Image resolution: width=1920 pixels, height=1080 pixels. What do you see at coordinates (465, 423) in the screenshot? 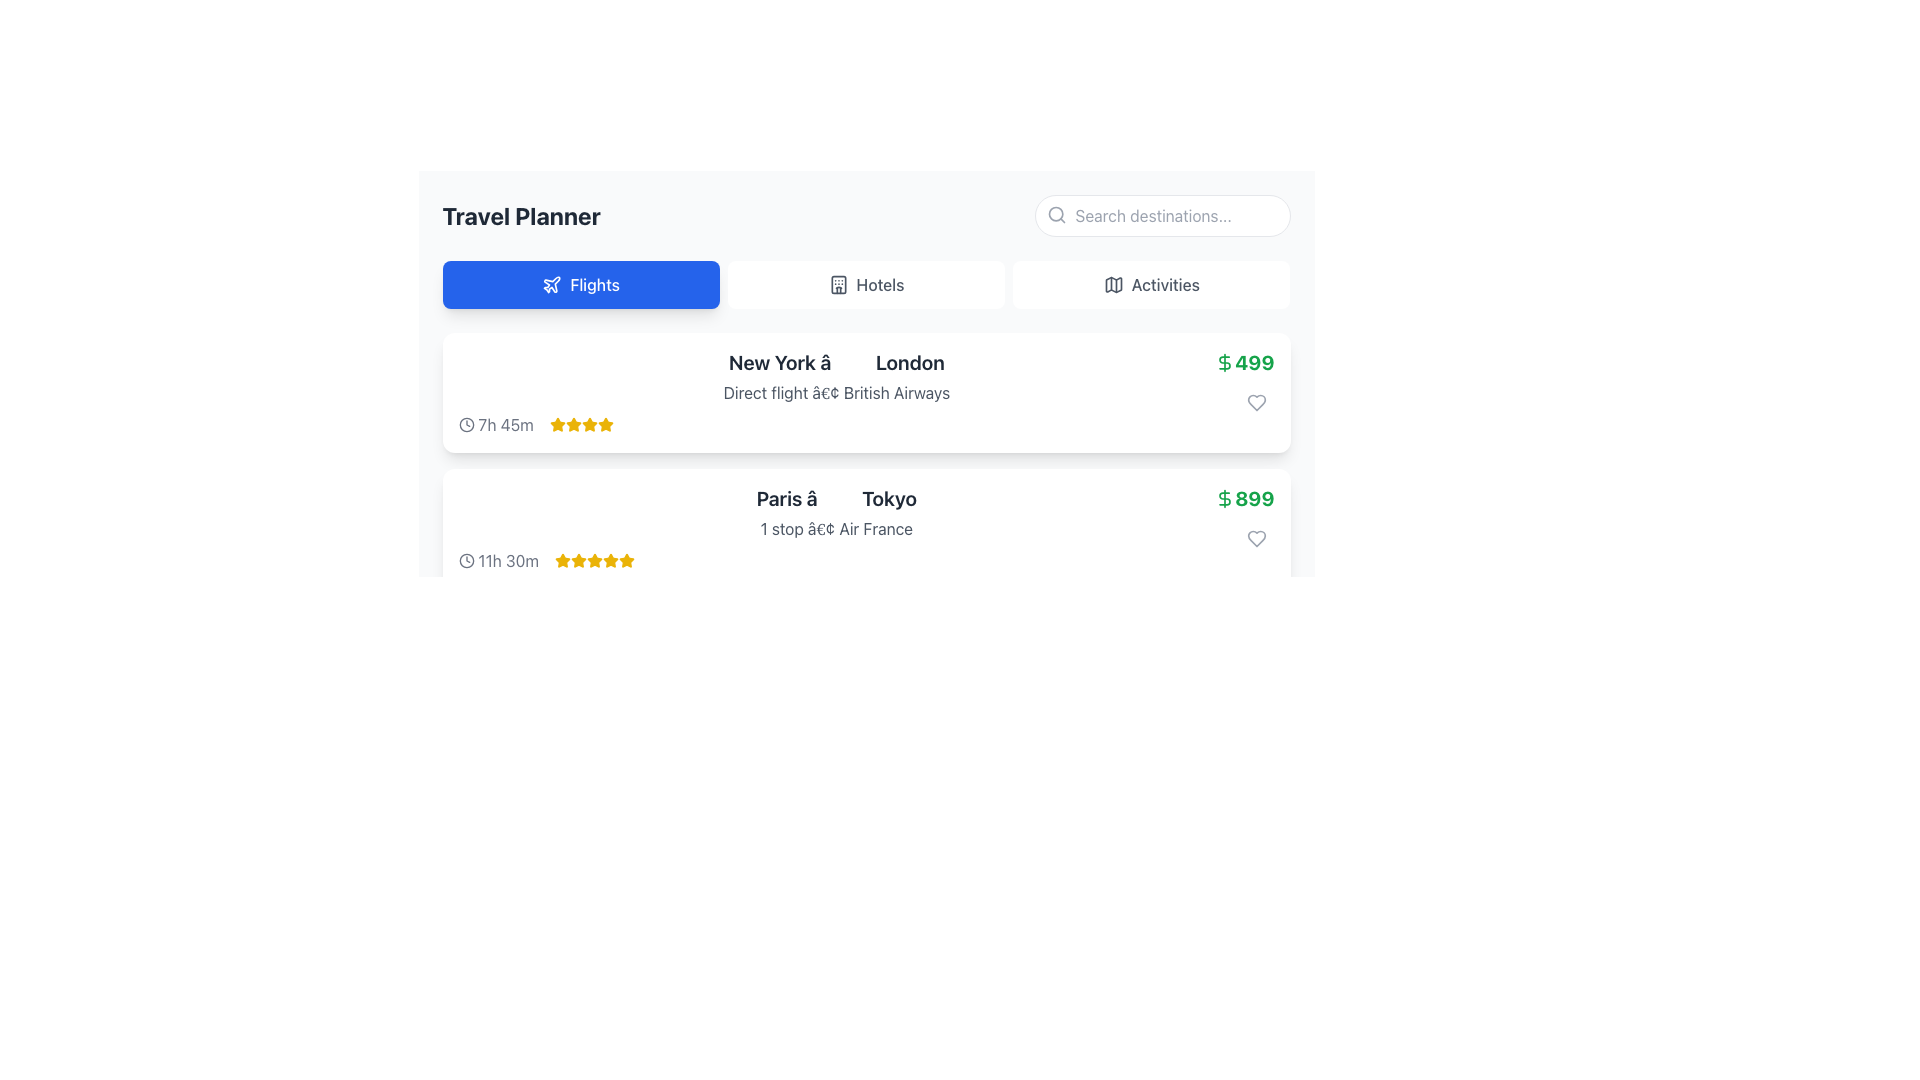
I see `the clock icon that visually represents flight duration, located in the first row of flight options, preceding the text '7h 45m'` at bounding box center [465, 423].